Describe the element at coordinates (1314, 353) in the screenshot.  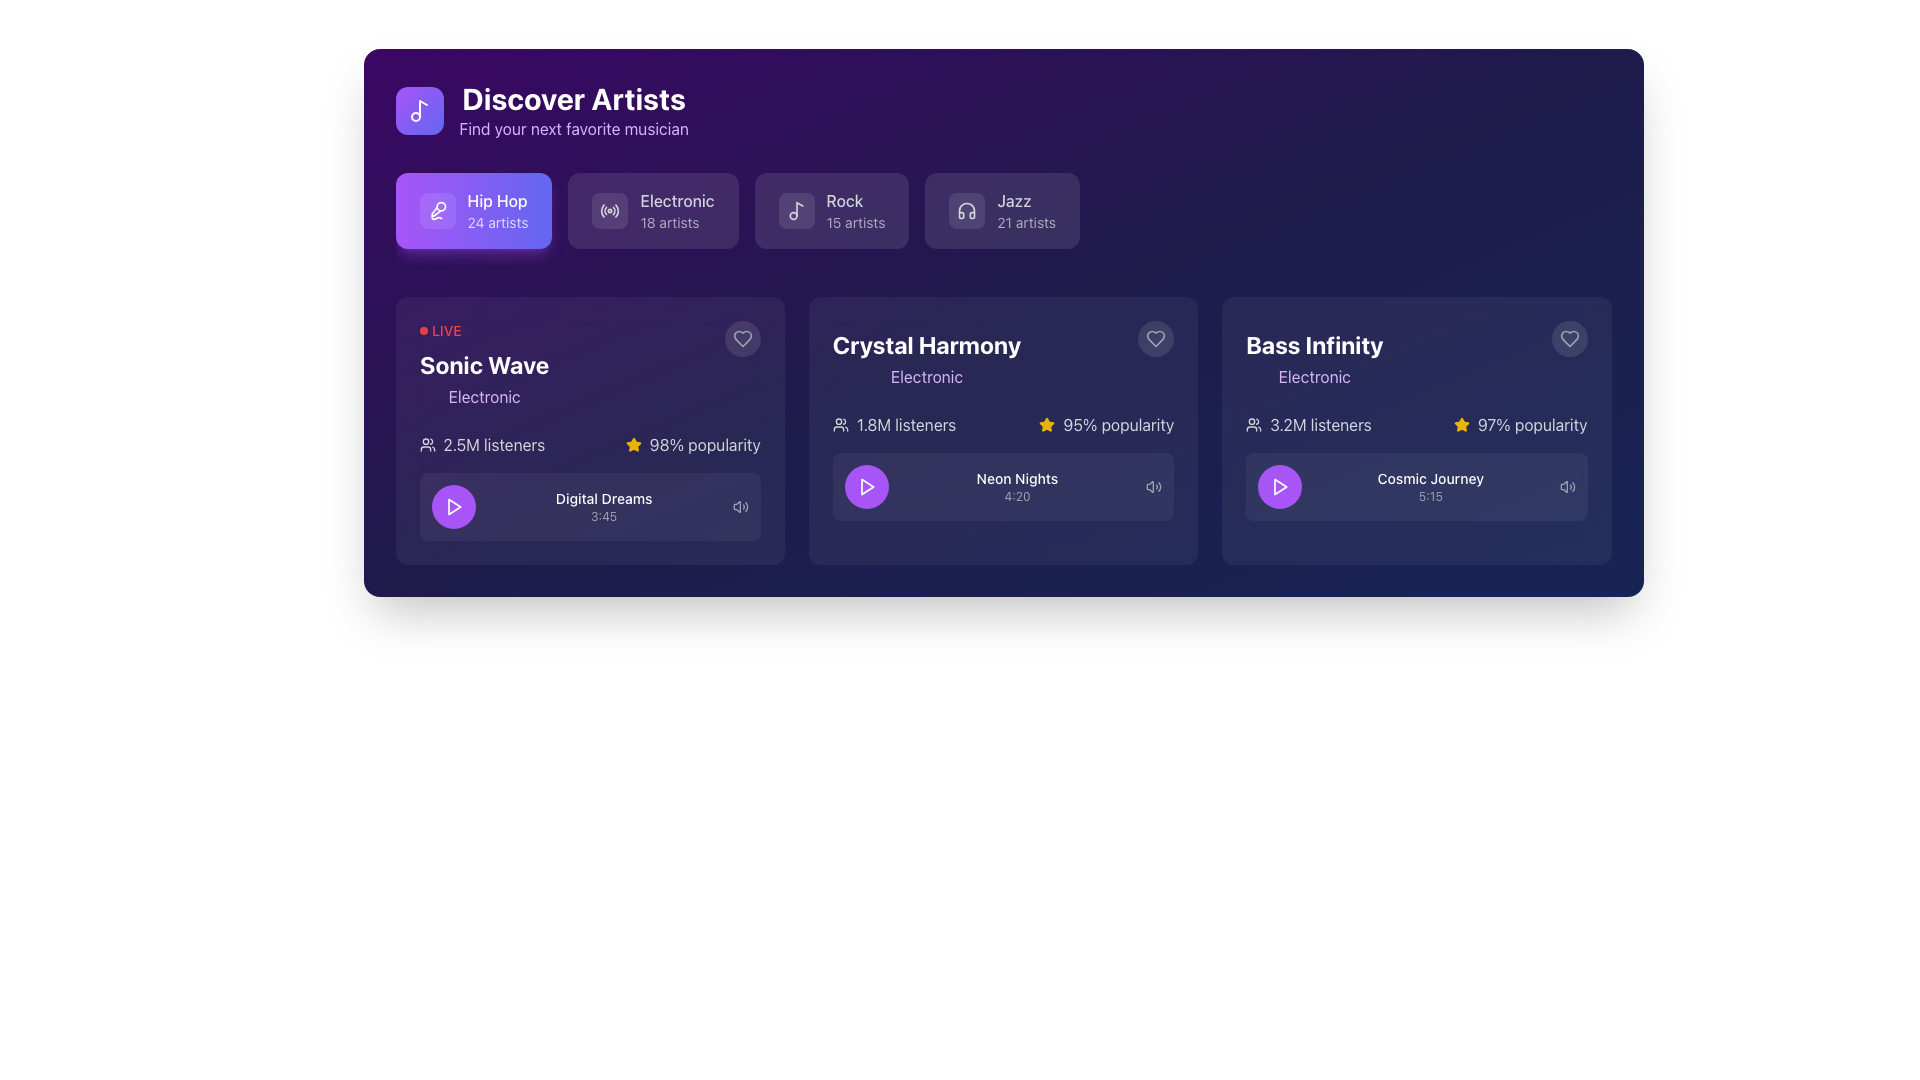
I see `on the 'Bass Infinity' text label, which is styled in bold, large white font and is located in the third card on the far-right side of the interface` at that location.